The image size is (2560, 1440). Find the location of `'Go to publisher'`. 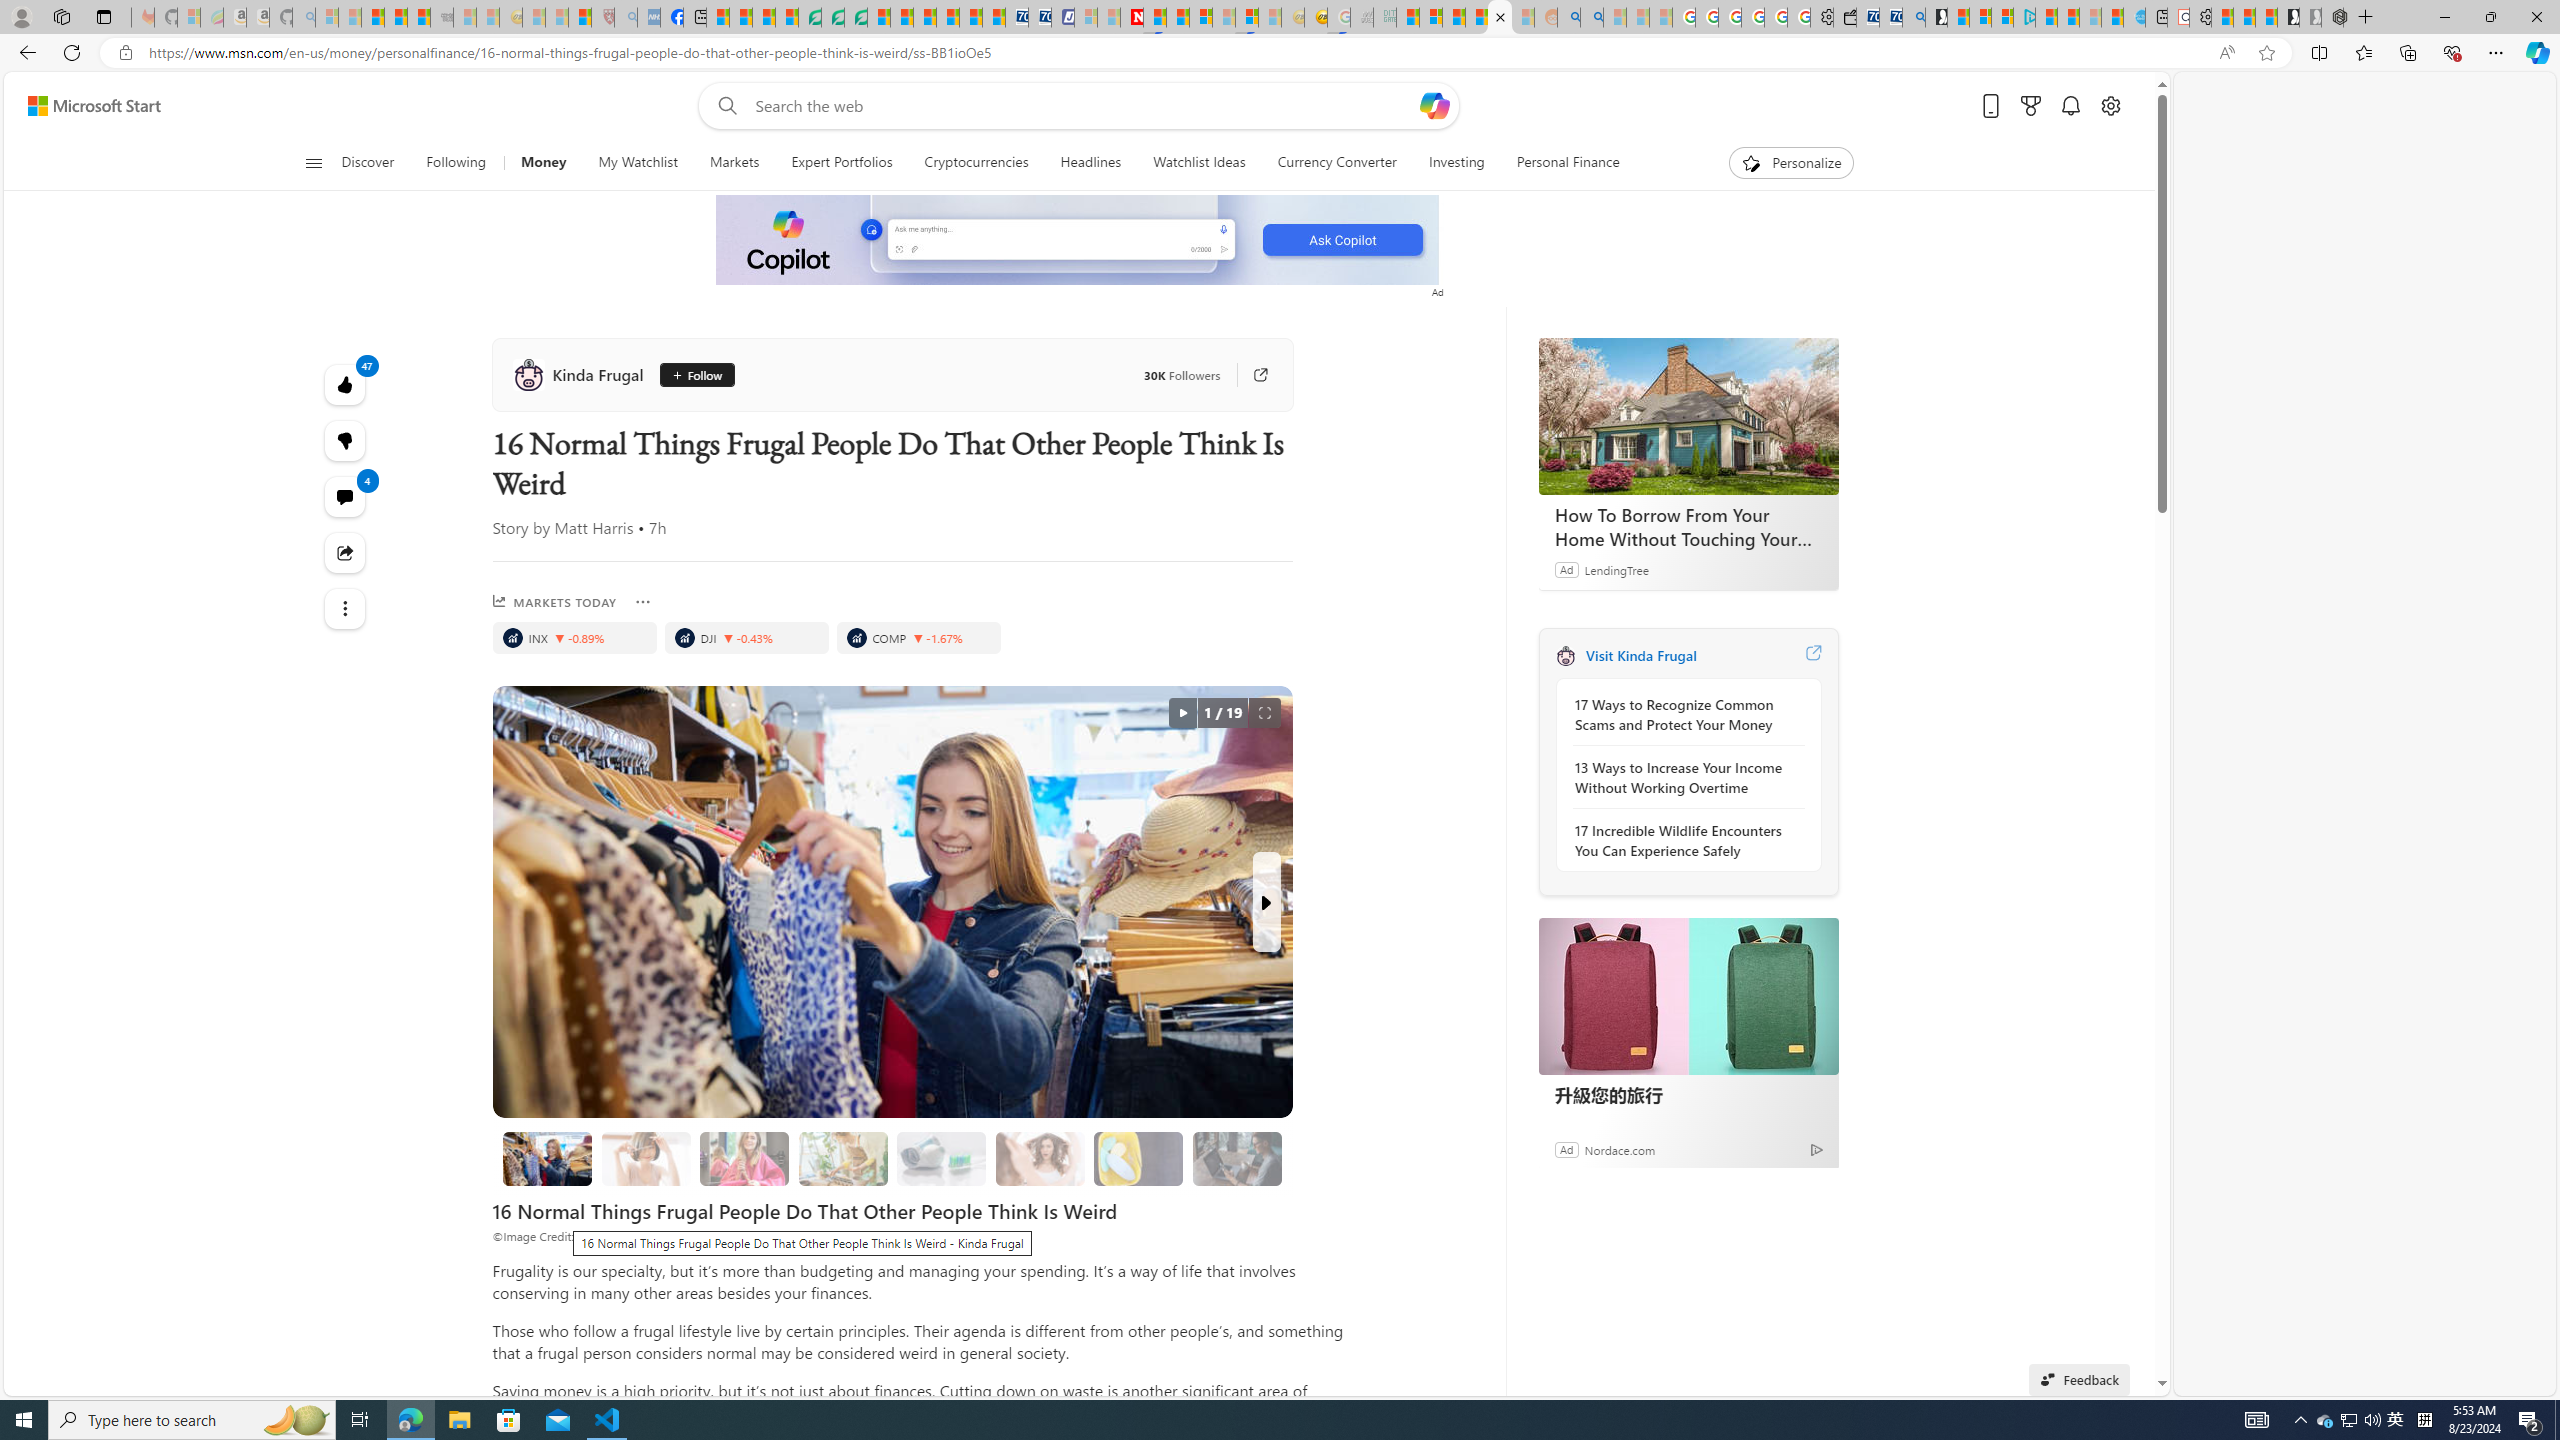

'Go to publisher' is located at coordinates (1250, 375).